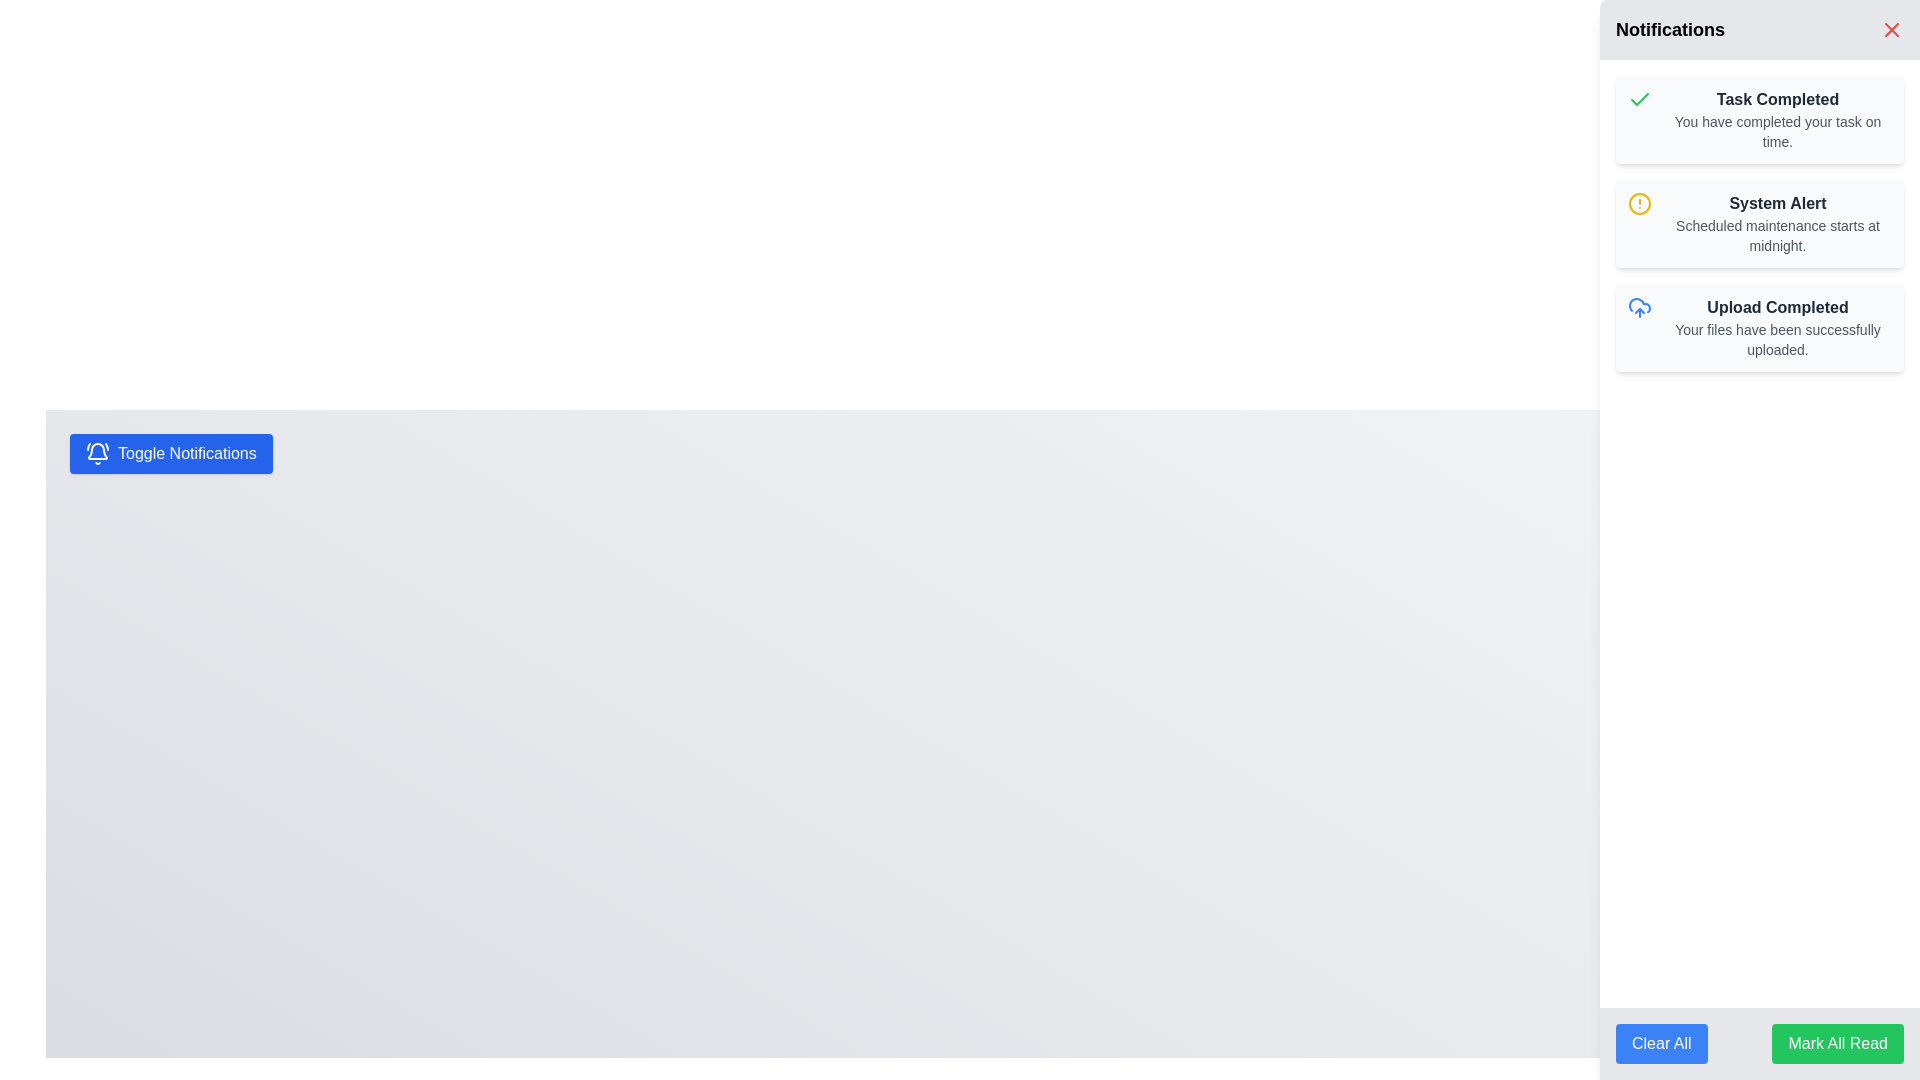 The height and width of the screenshot is (1080, 1920). Describe the element at coordinates (1777, 119) in the screenshot. I see `the first notification entry in the Textual Notification Block at the top of the notification panel` at that location.